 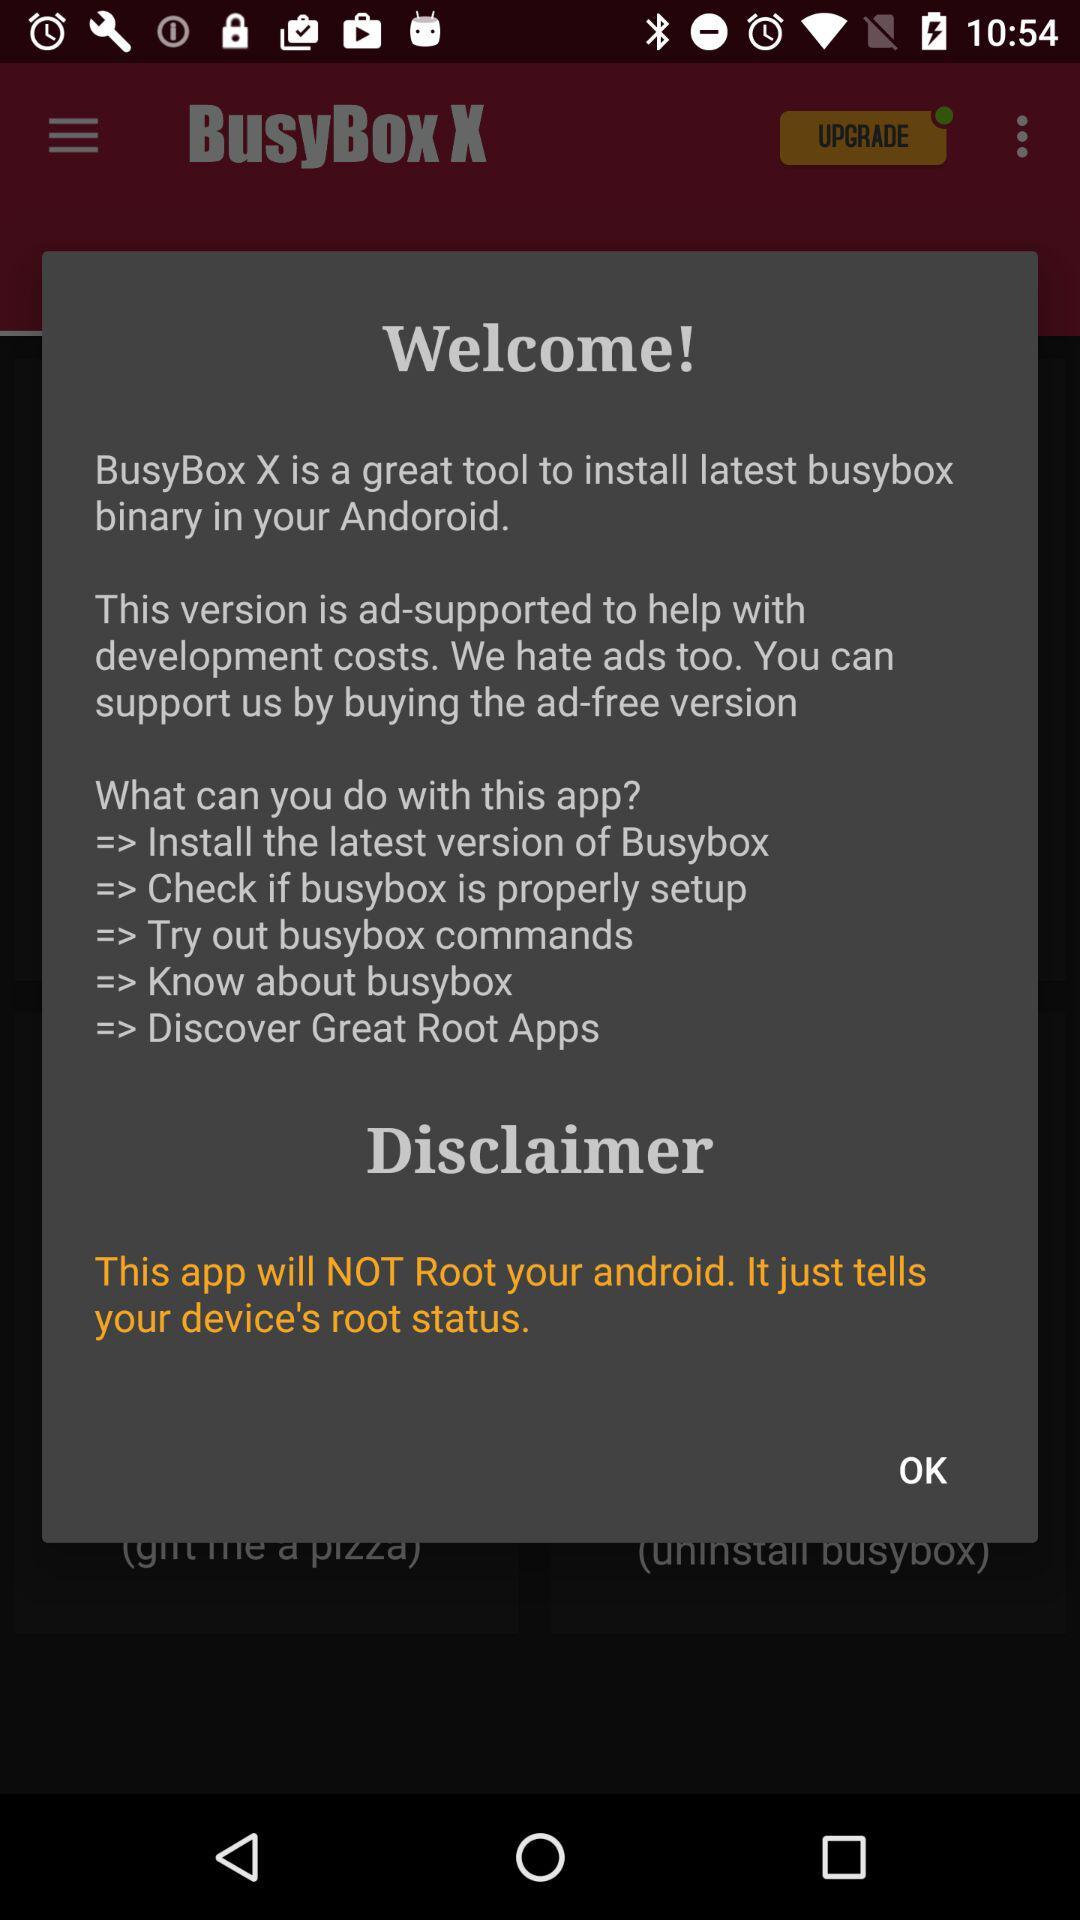 I want to click on ok item, so click(x=922, y=1469).